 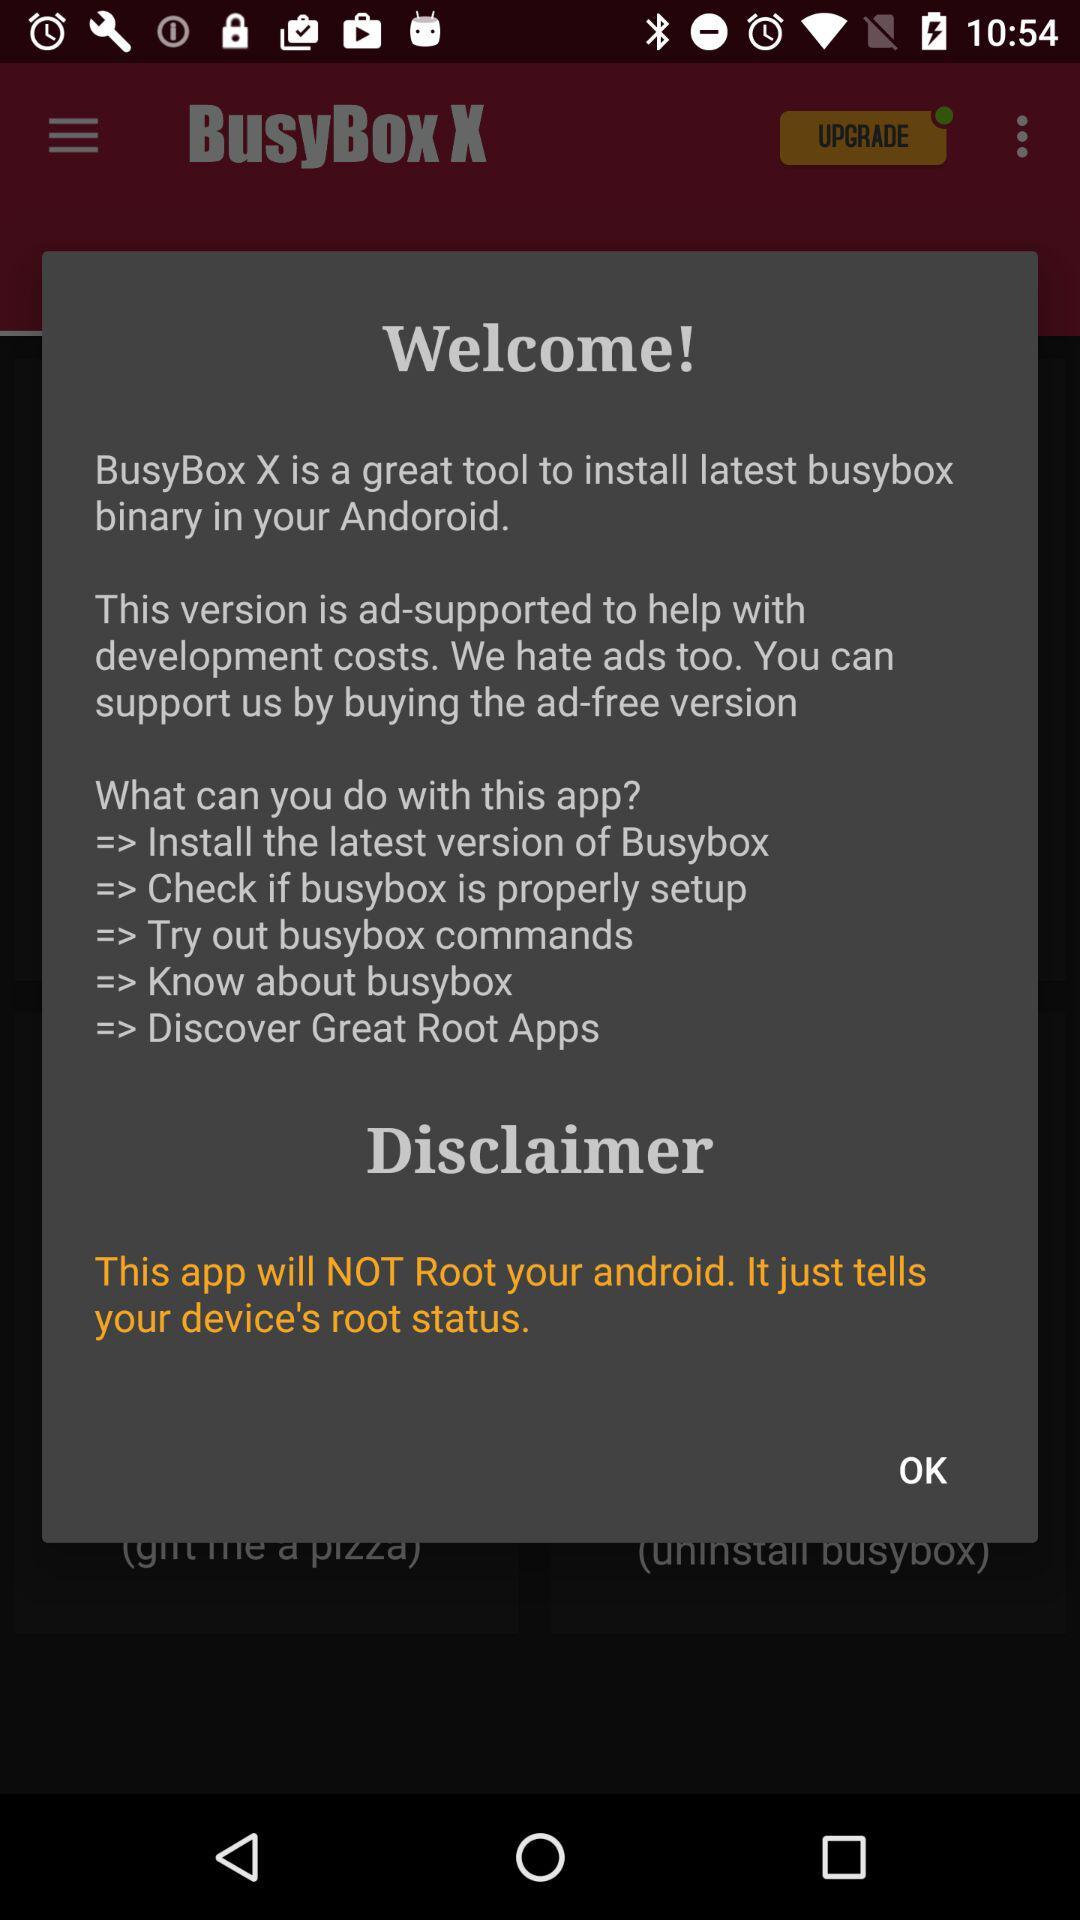 I want to click on ok item, so click(x=922, y=1469).